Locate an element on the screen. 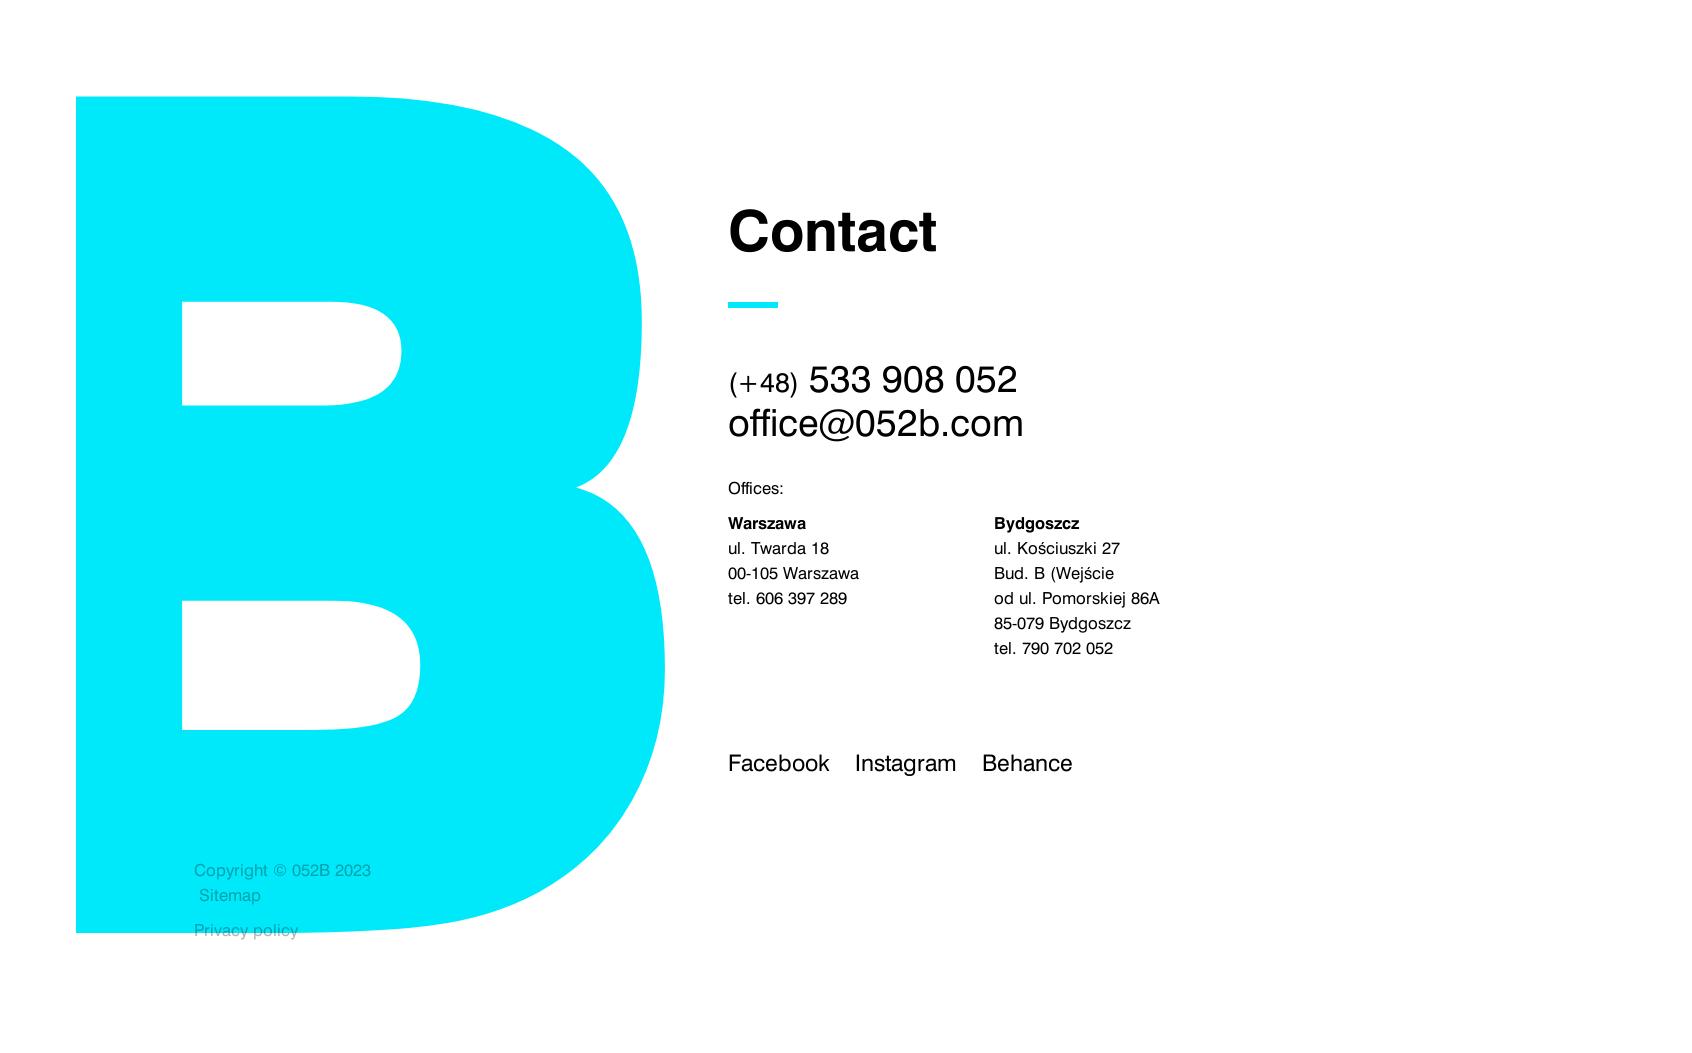  '606 397 289' is located at coordinates (800, 597).